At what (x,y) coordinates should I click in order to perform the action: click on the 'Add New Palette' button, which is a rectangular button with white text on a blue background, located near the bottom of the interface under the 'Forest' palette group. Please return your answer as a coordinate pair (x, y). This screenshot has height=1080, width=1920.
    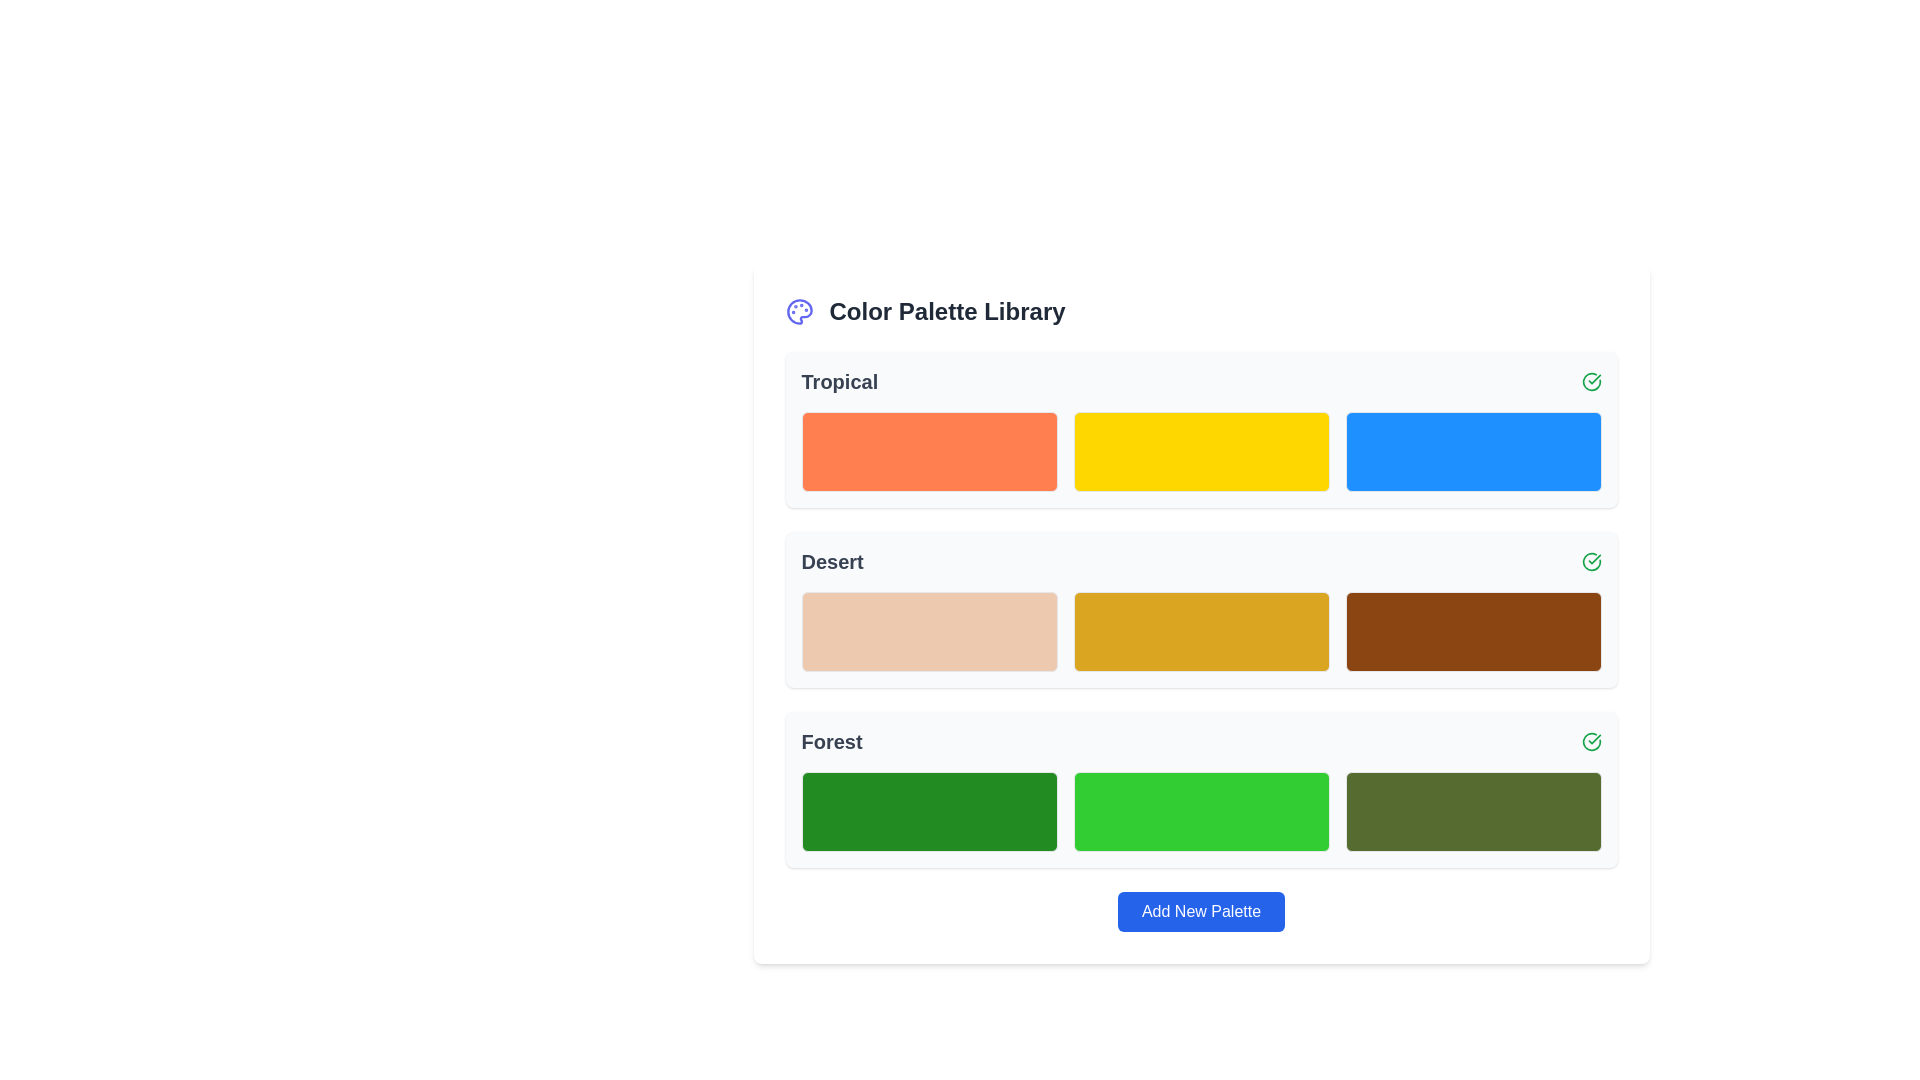
    Looking at the image, I should click on (1200, 911).